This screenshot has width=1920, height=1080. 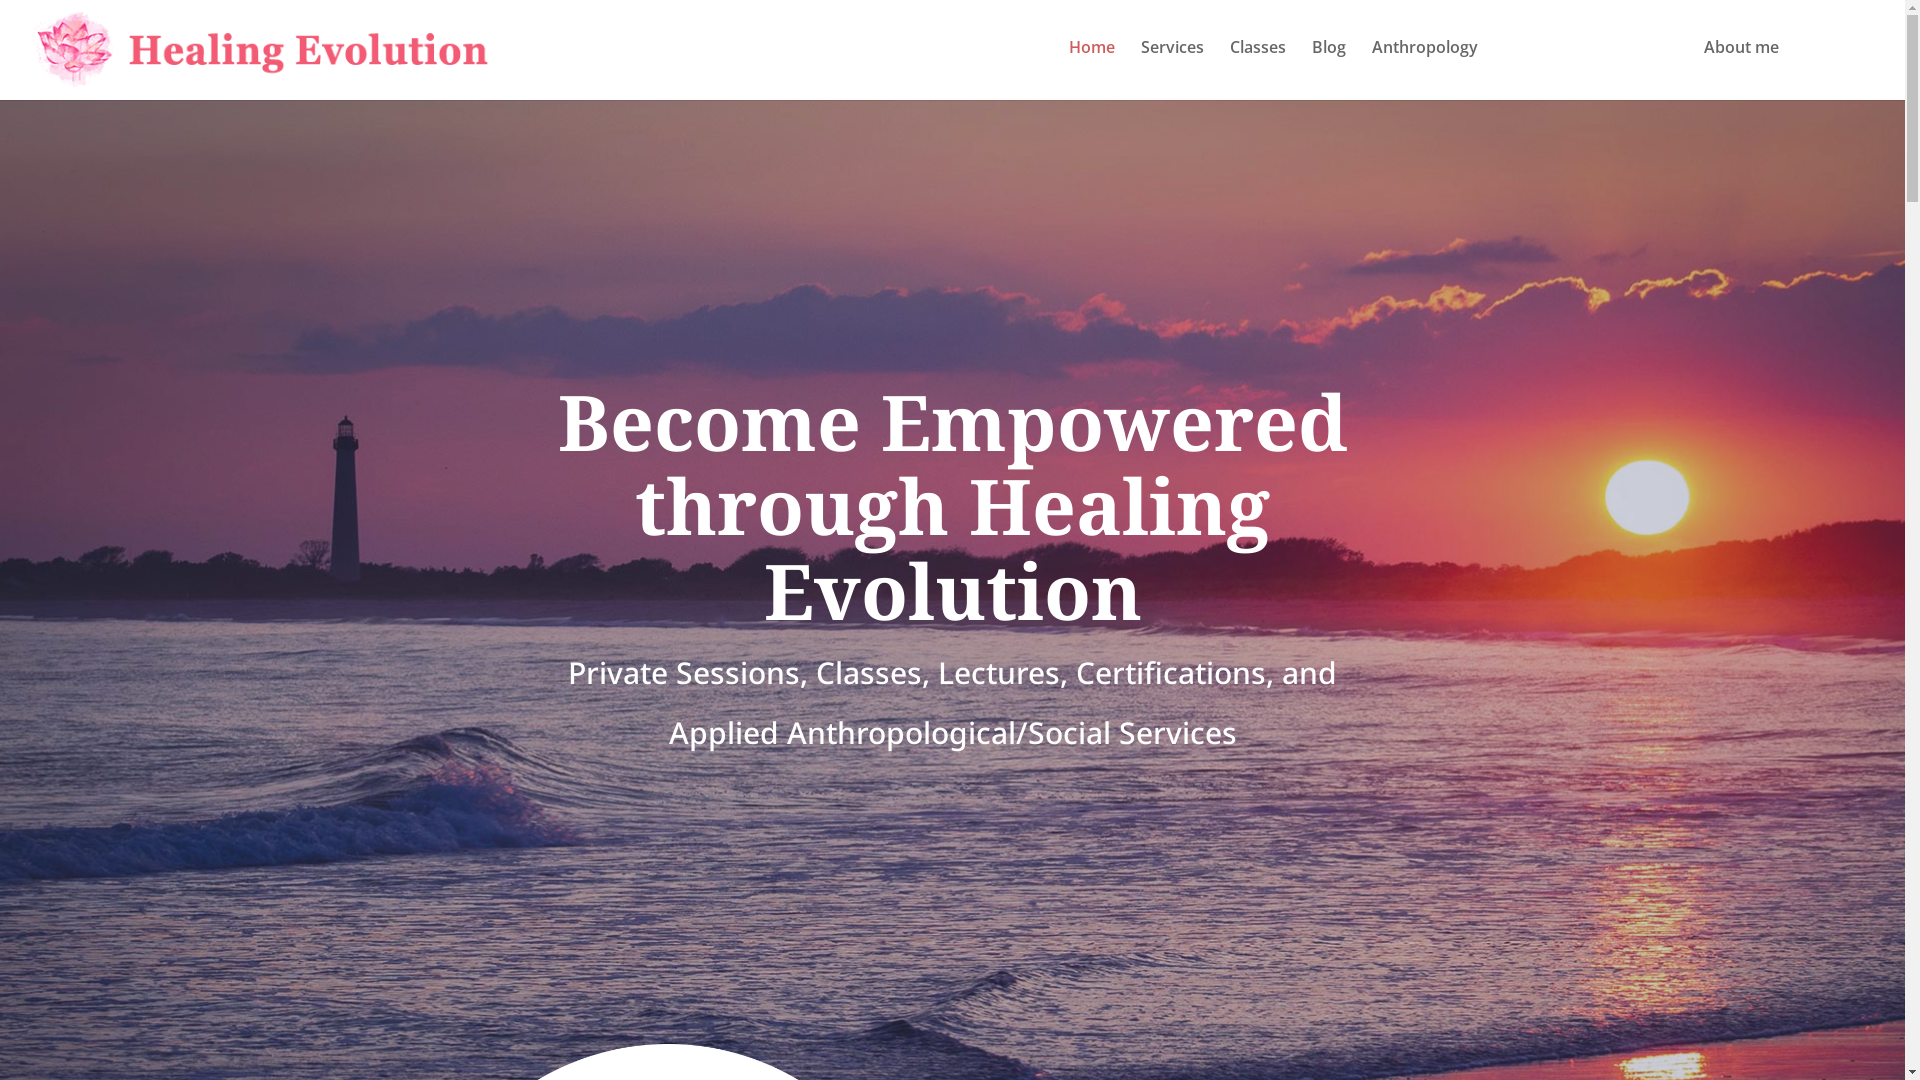 What do you see at coordinates (1424, 65) in the screenshot?
I see `'Anthropology'` at bounding box center [1424, 65].